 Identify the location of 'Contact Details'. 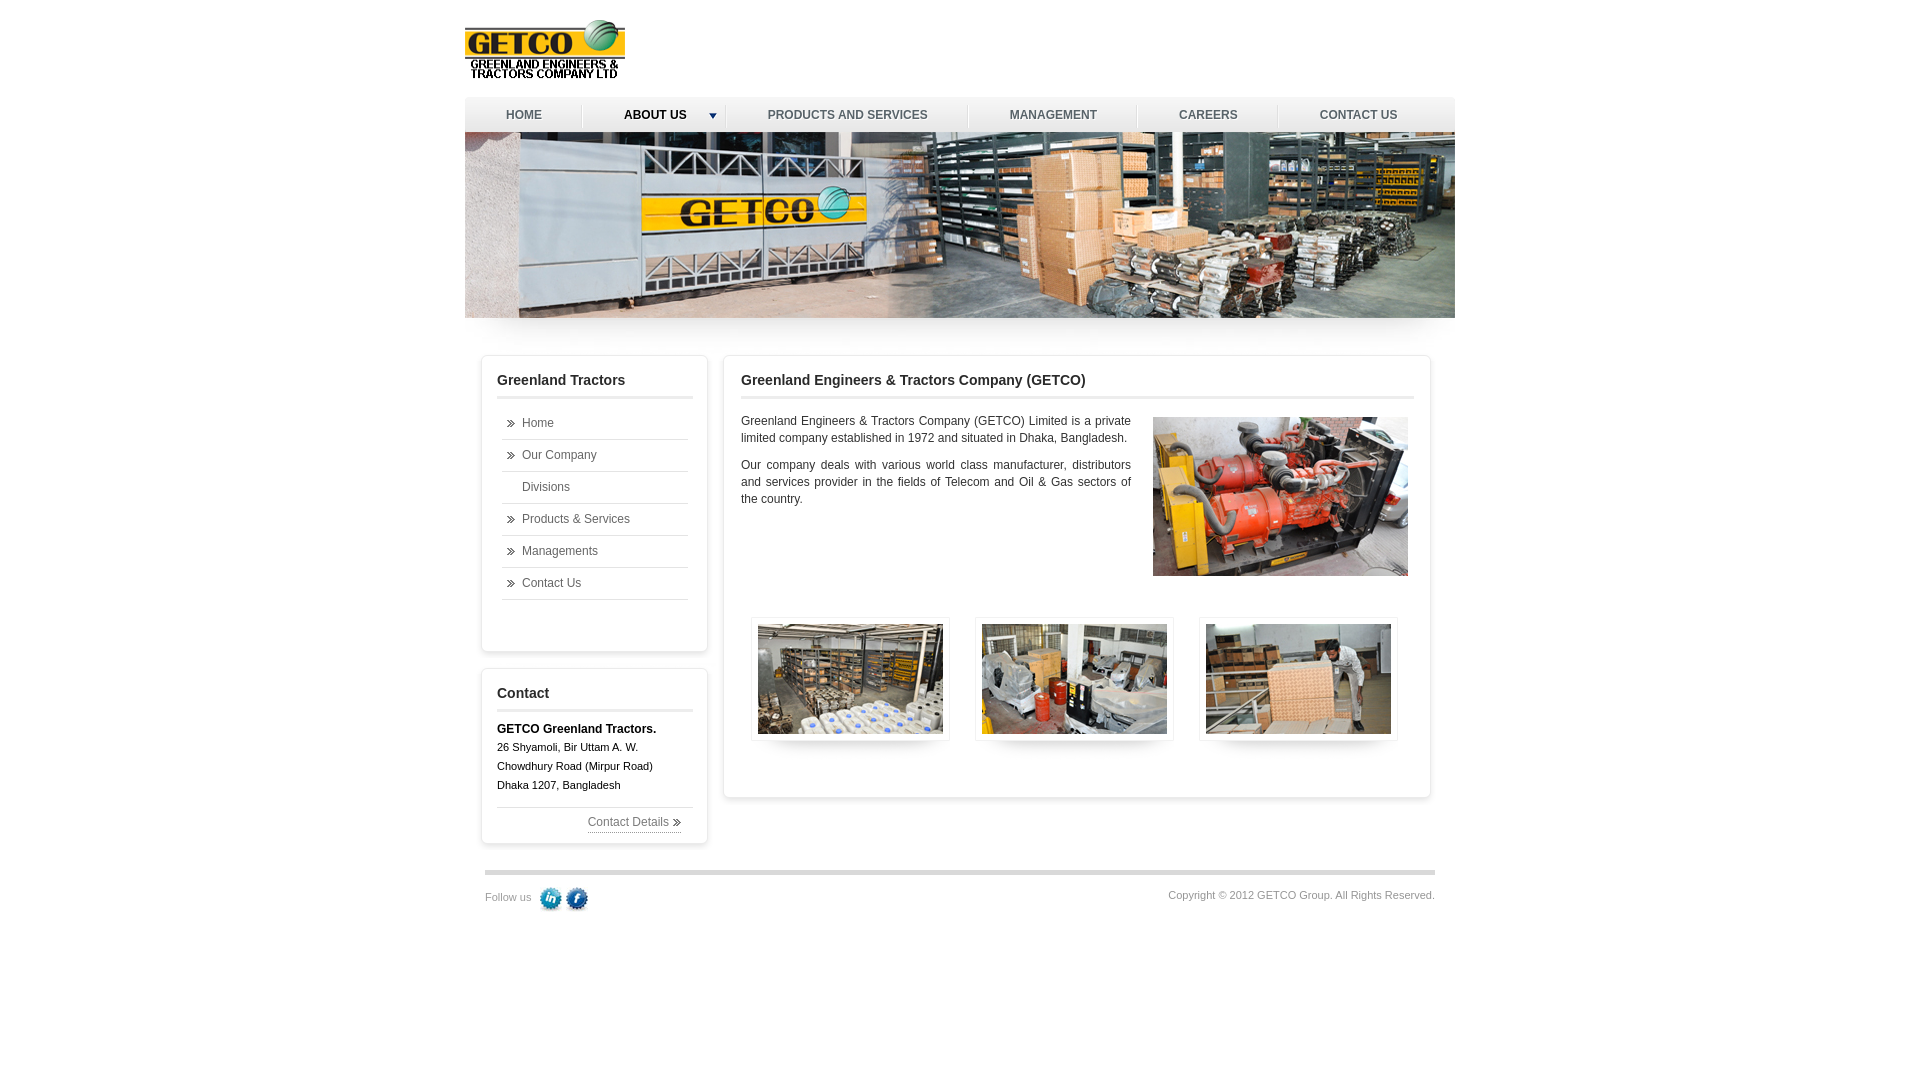
(633, 822).